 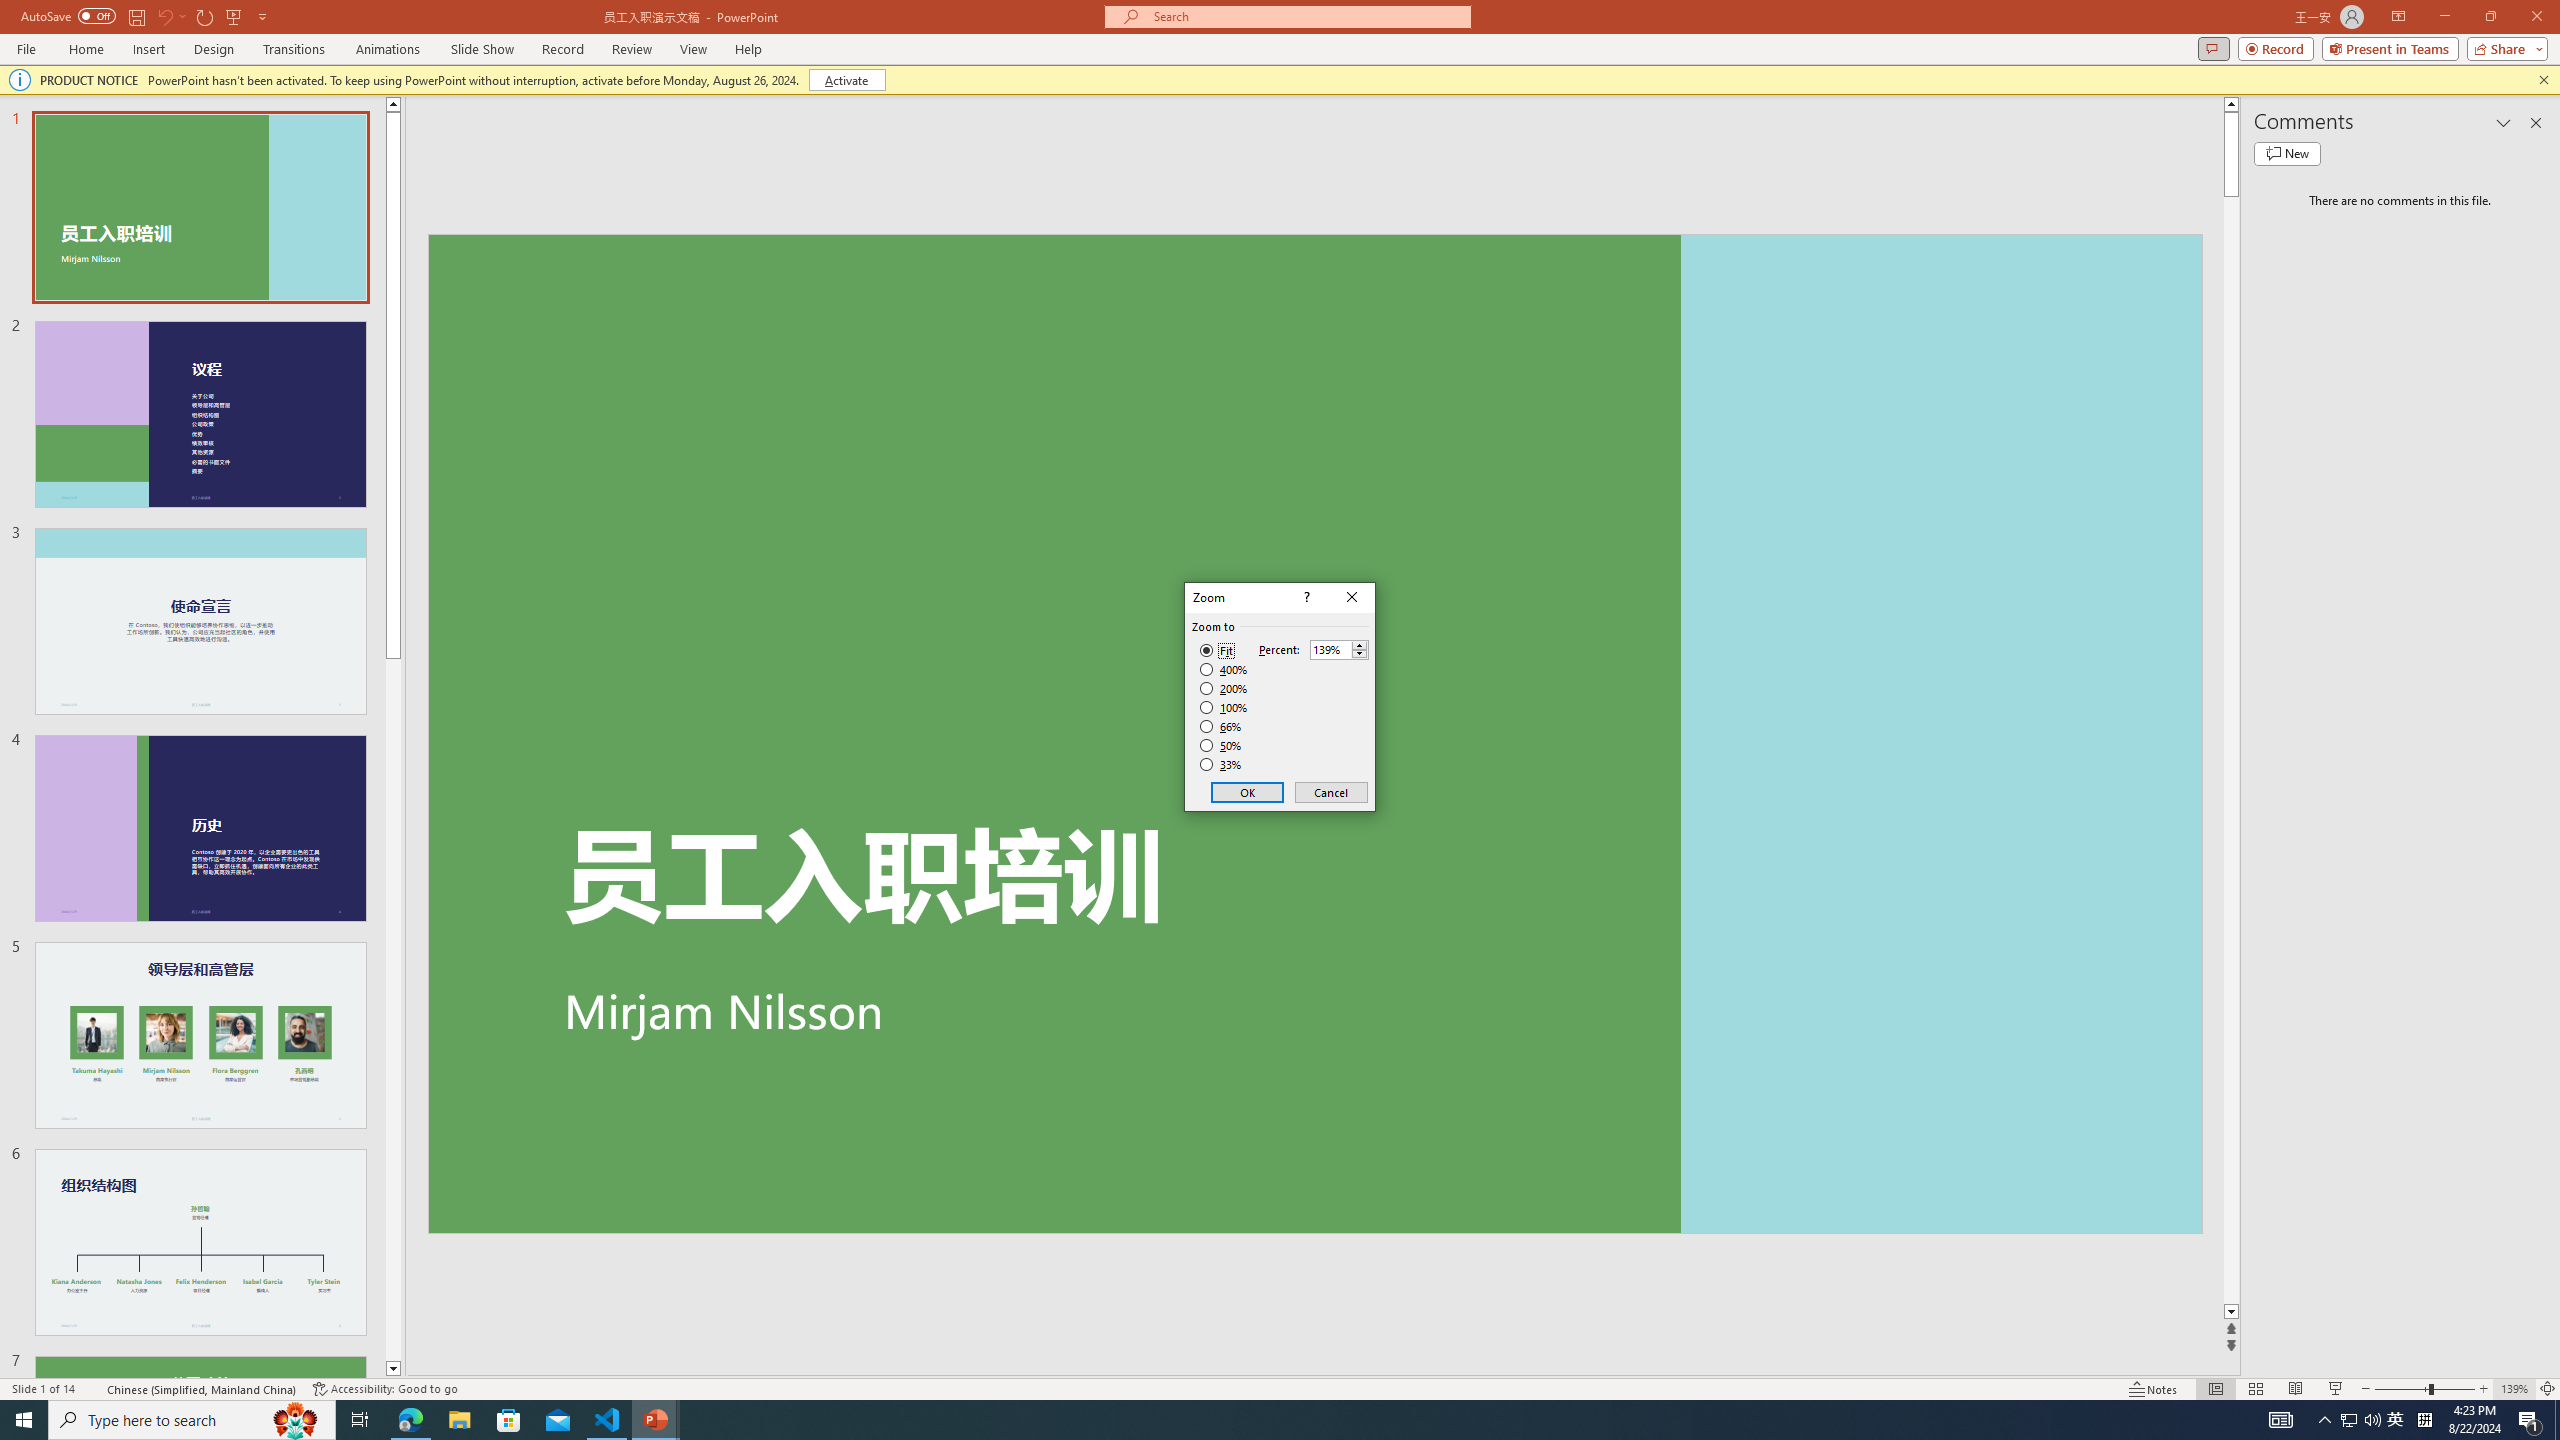 What do you see at coordinates (1358, 654) in the screenshot?
I see `'Less'` at bounding box center [1358, 654].